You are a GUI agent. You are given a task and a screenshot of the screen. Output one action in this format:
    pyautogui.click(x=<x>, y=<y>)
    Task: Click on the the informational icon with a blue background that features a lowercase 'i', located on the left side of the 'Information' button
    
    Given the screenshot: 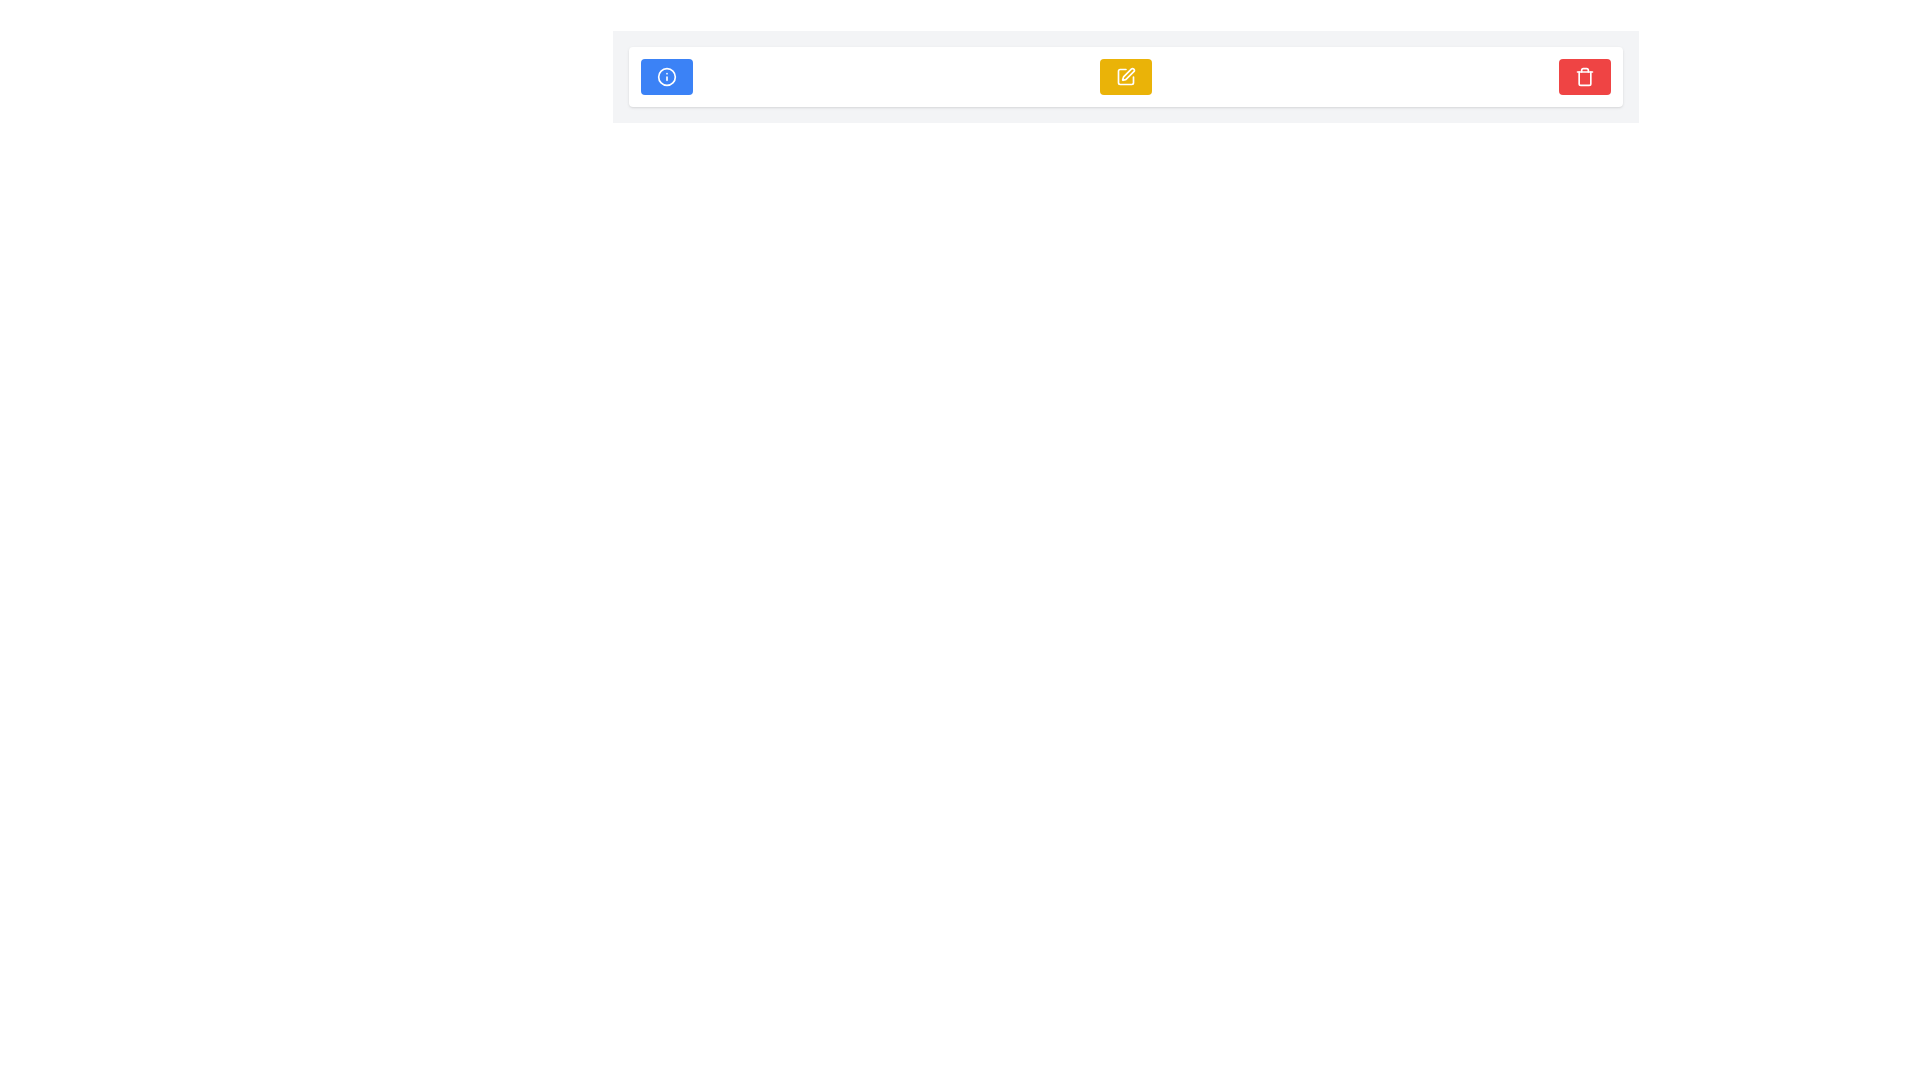 What is the action you would take?
    pyautogui.click(x=667, y=76)
    